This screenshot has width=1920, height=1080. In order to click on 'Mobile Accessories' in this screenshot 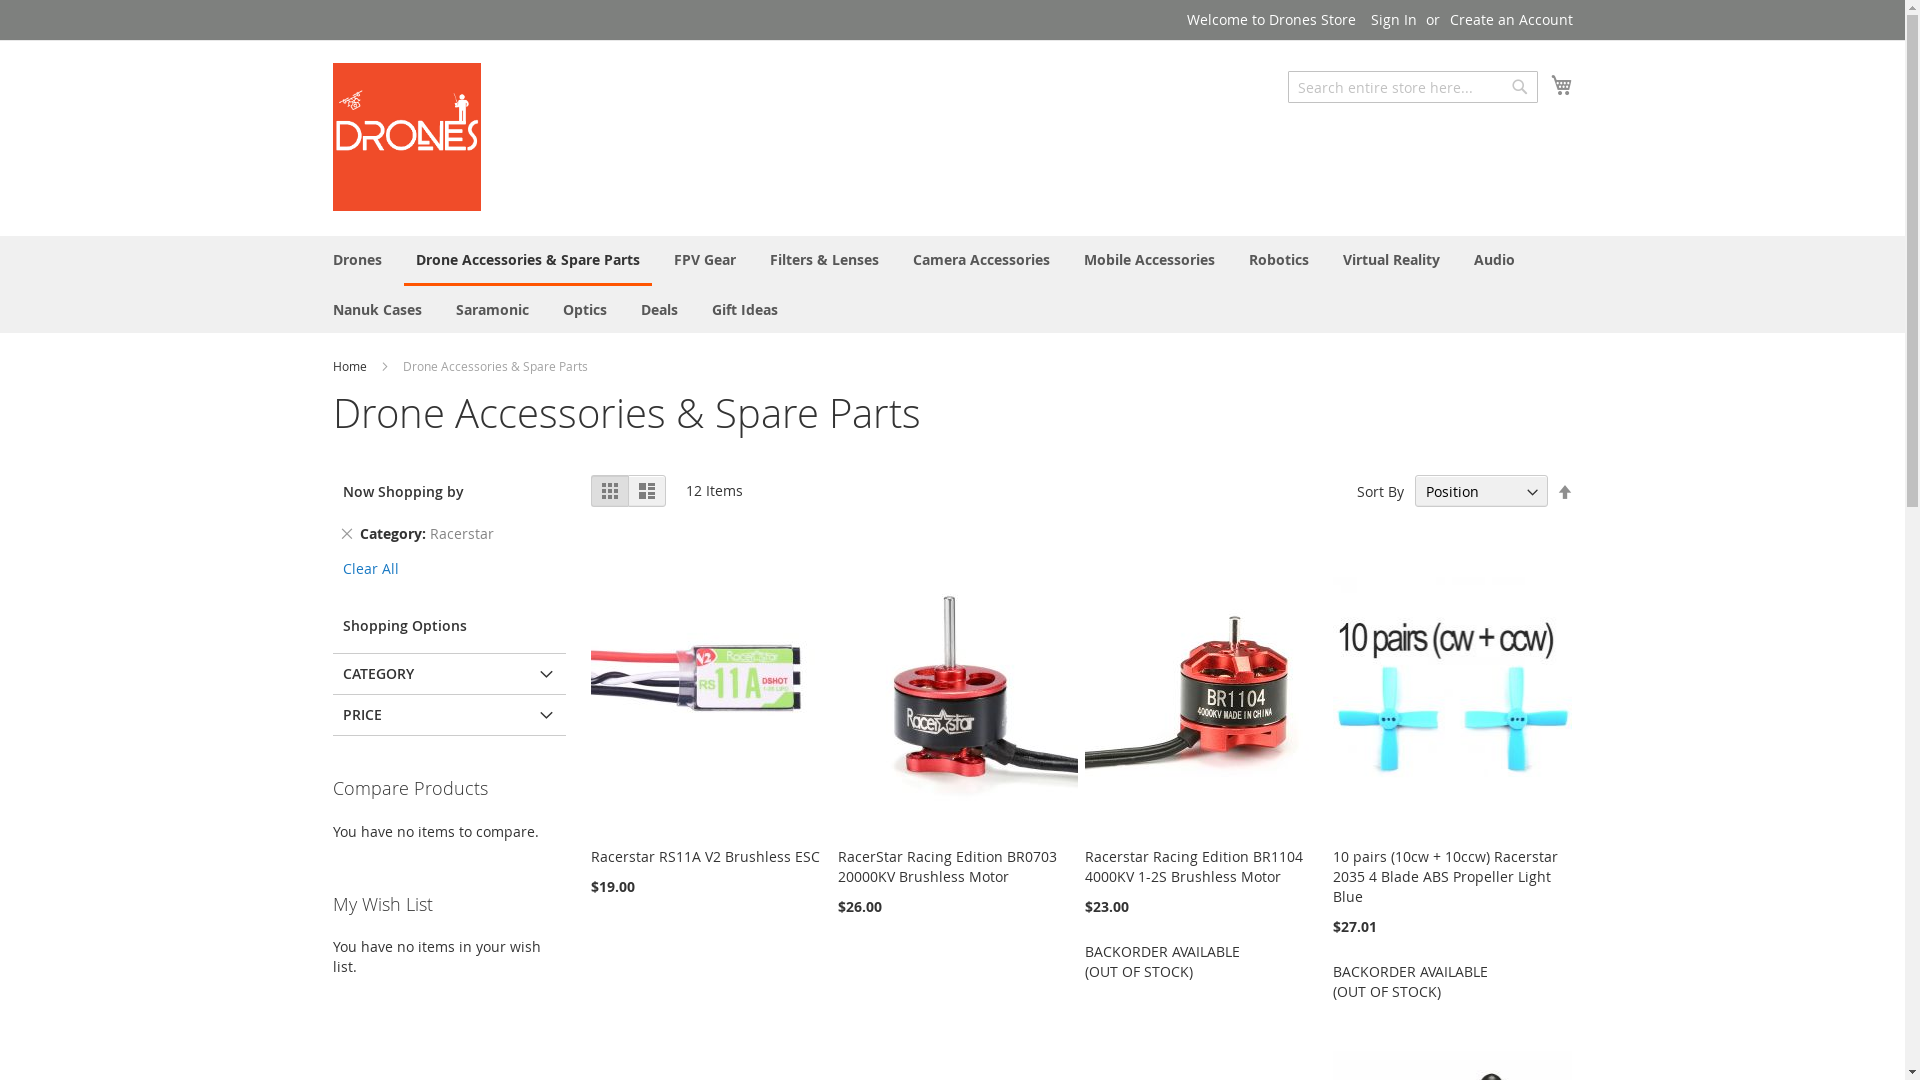, I will do `click(1149, 258)`.